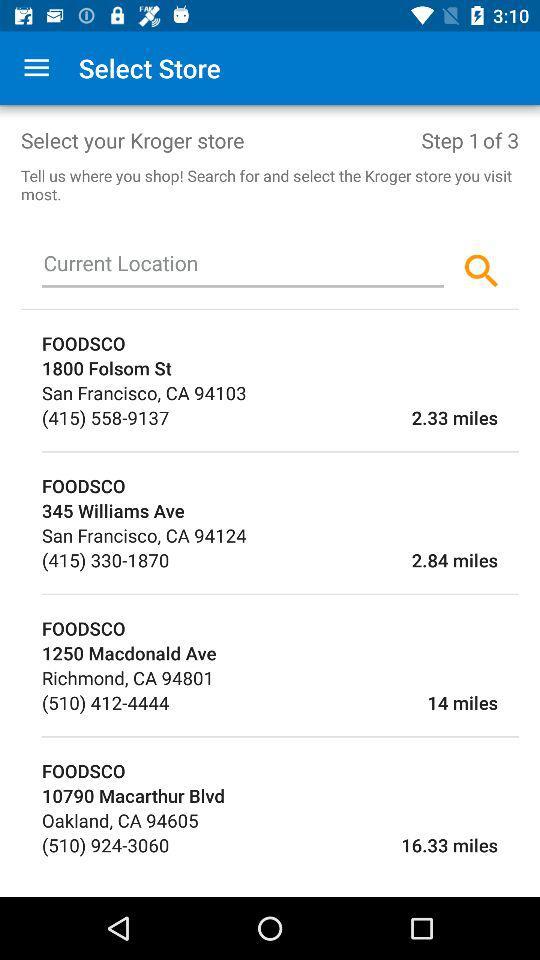 Image resolution: width=540 pixels, height=960 pixels. I want to click on the (415) 330-1870 item, so click(105, 560).